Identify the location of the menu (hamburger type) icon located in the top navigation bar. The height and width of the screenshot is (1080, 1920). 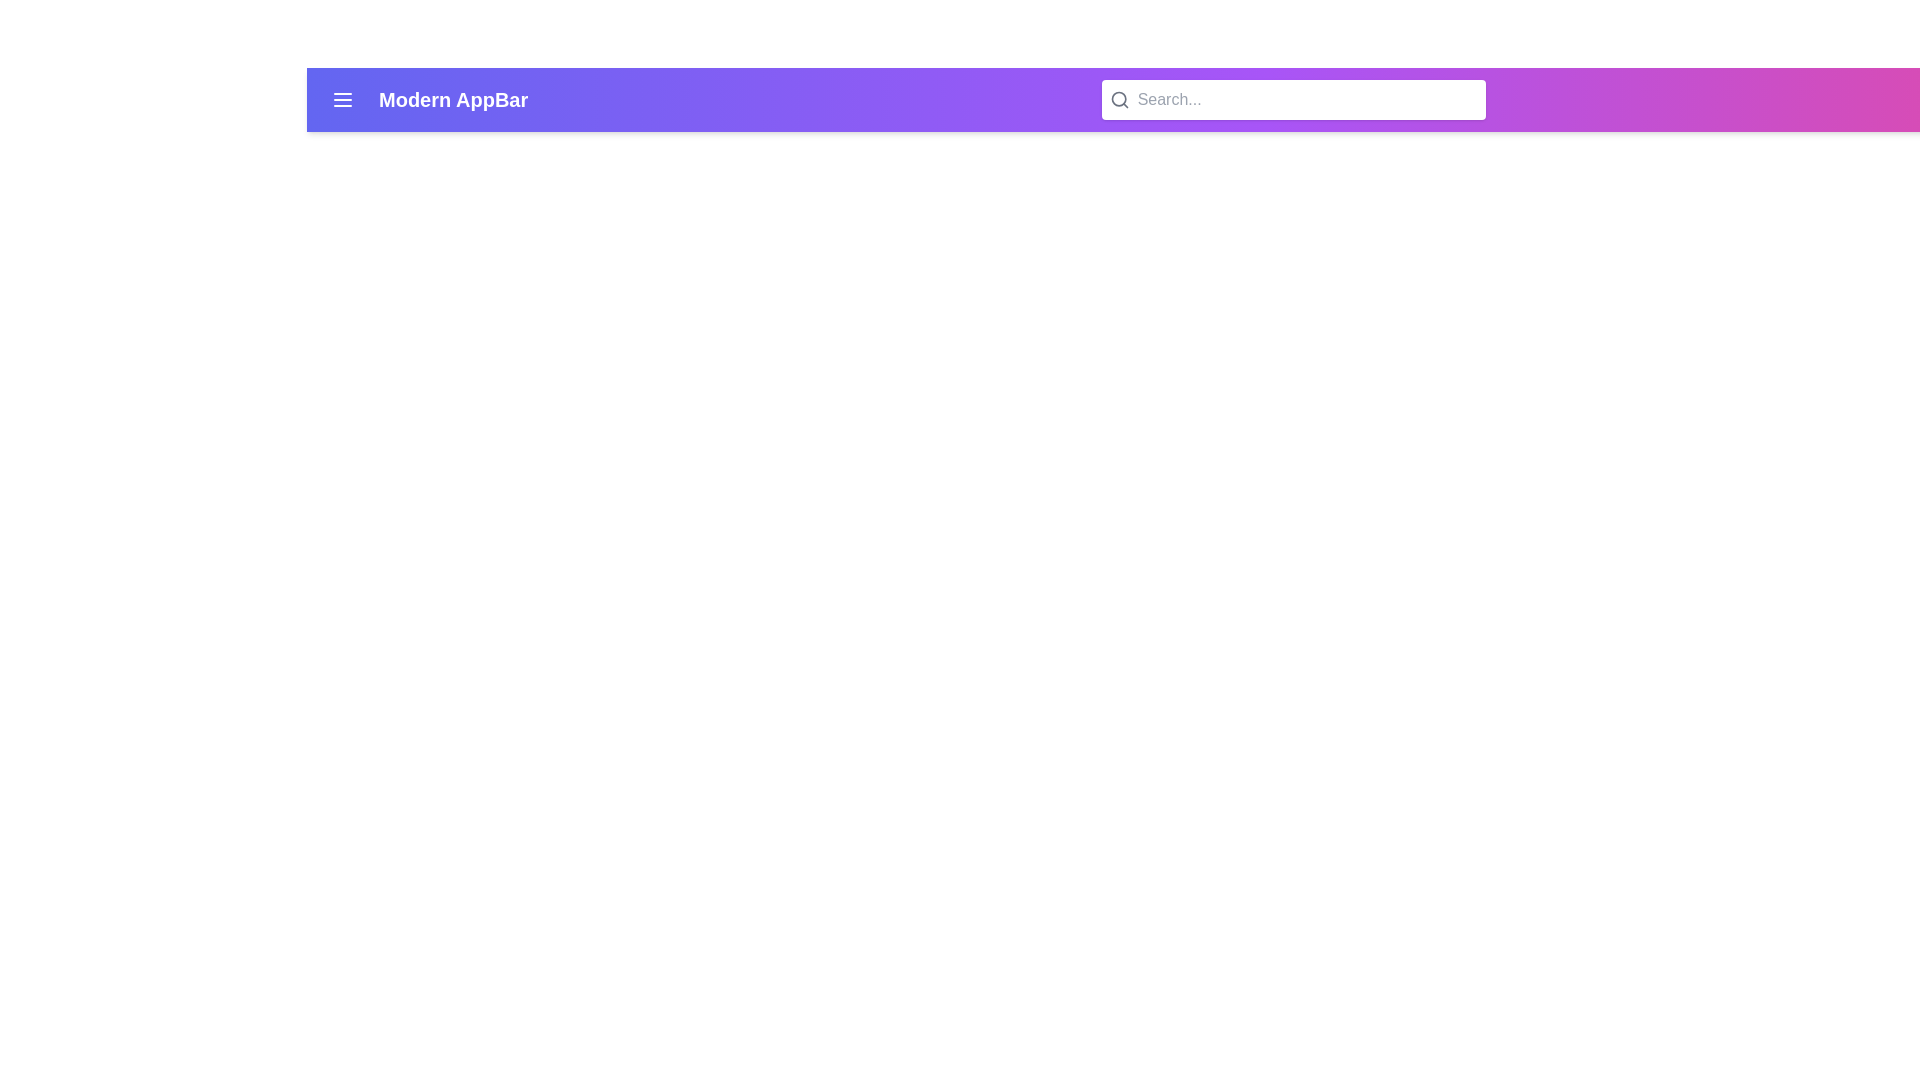
(342, 100).